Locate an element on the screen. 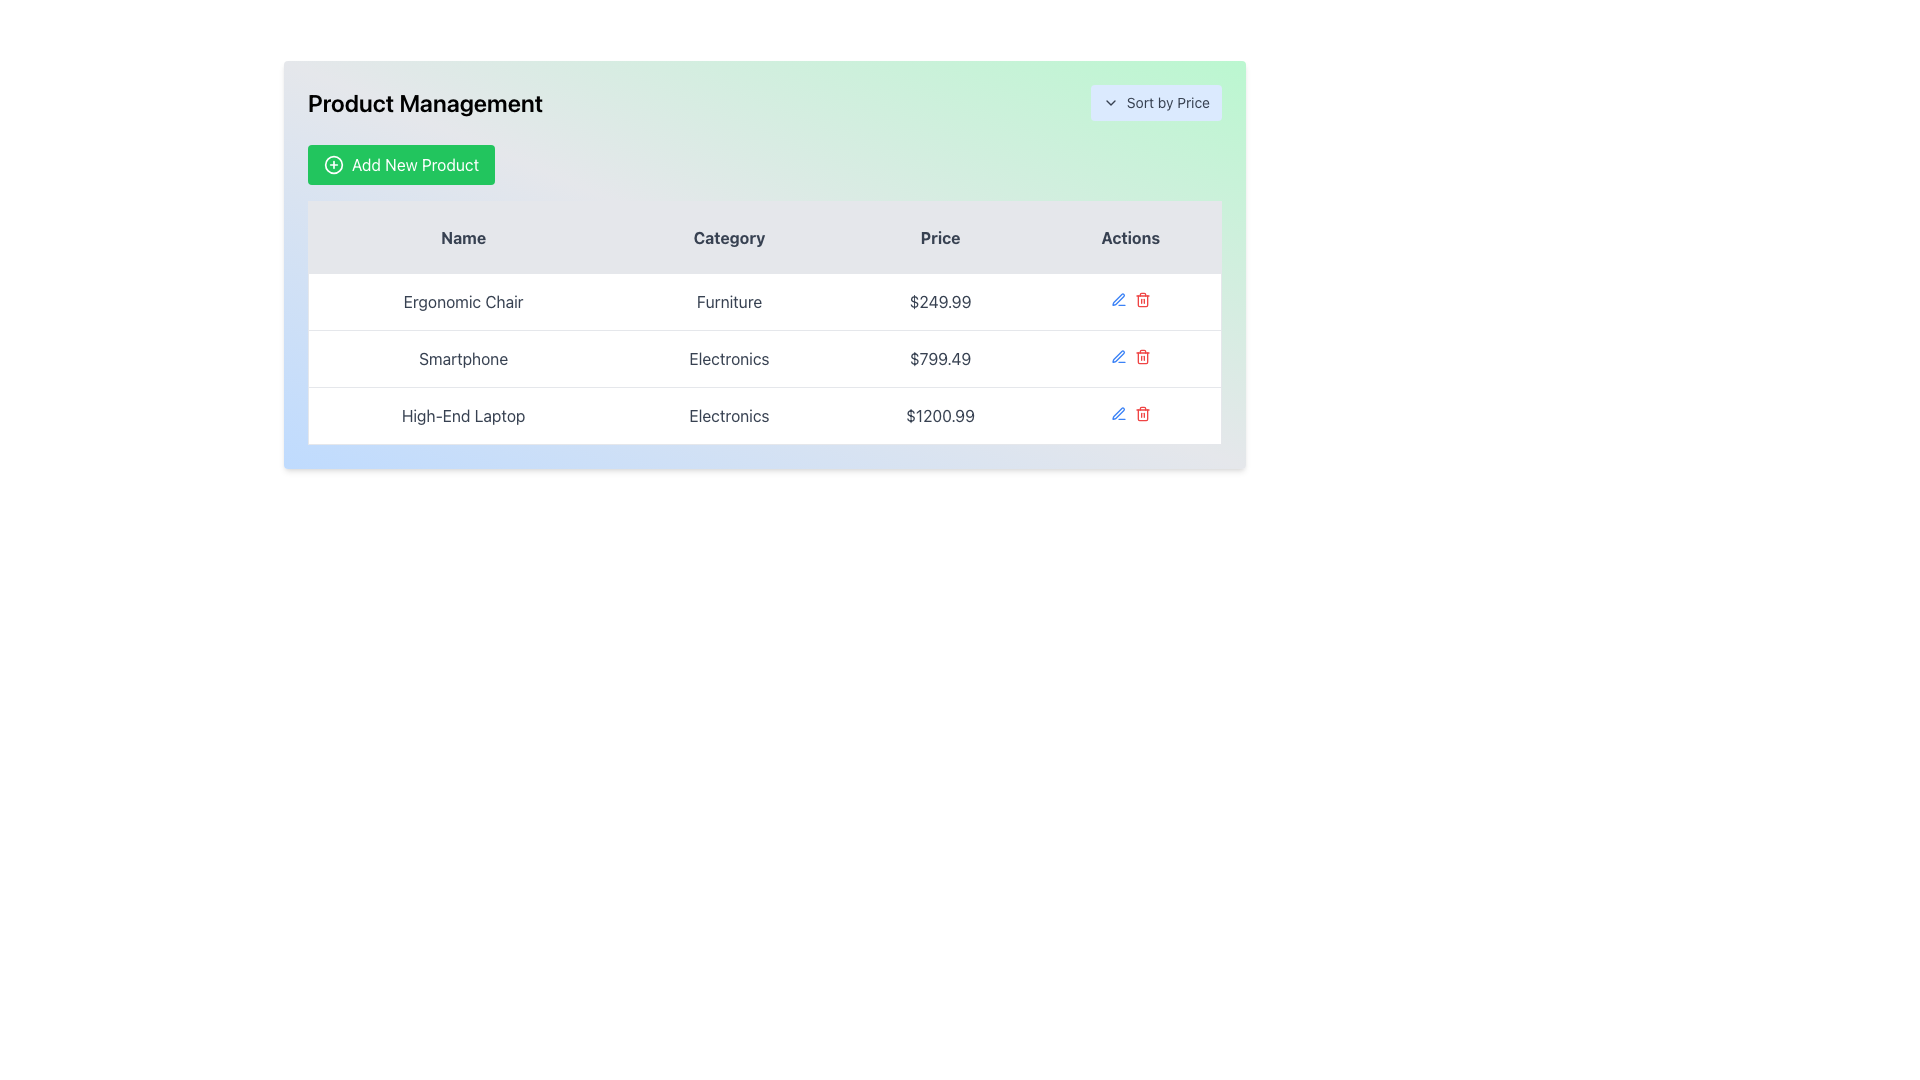 The height and width of the screenshot is (1080, 1920). the 'Sort by Price' dropdown menu trigger located in the top-right corner of the 'Product Management' section is located at coordinates (1156, 103).